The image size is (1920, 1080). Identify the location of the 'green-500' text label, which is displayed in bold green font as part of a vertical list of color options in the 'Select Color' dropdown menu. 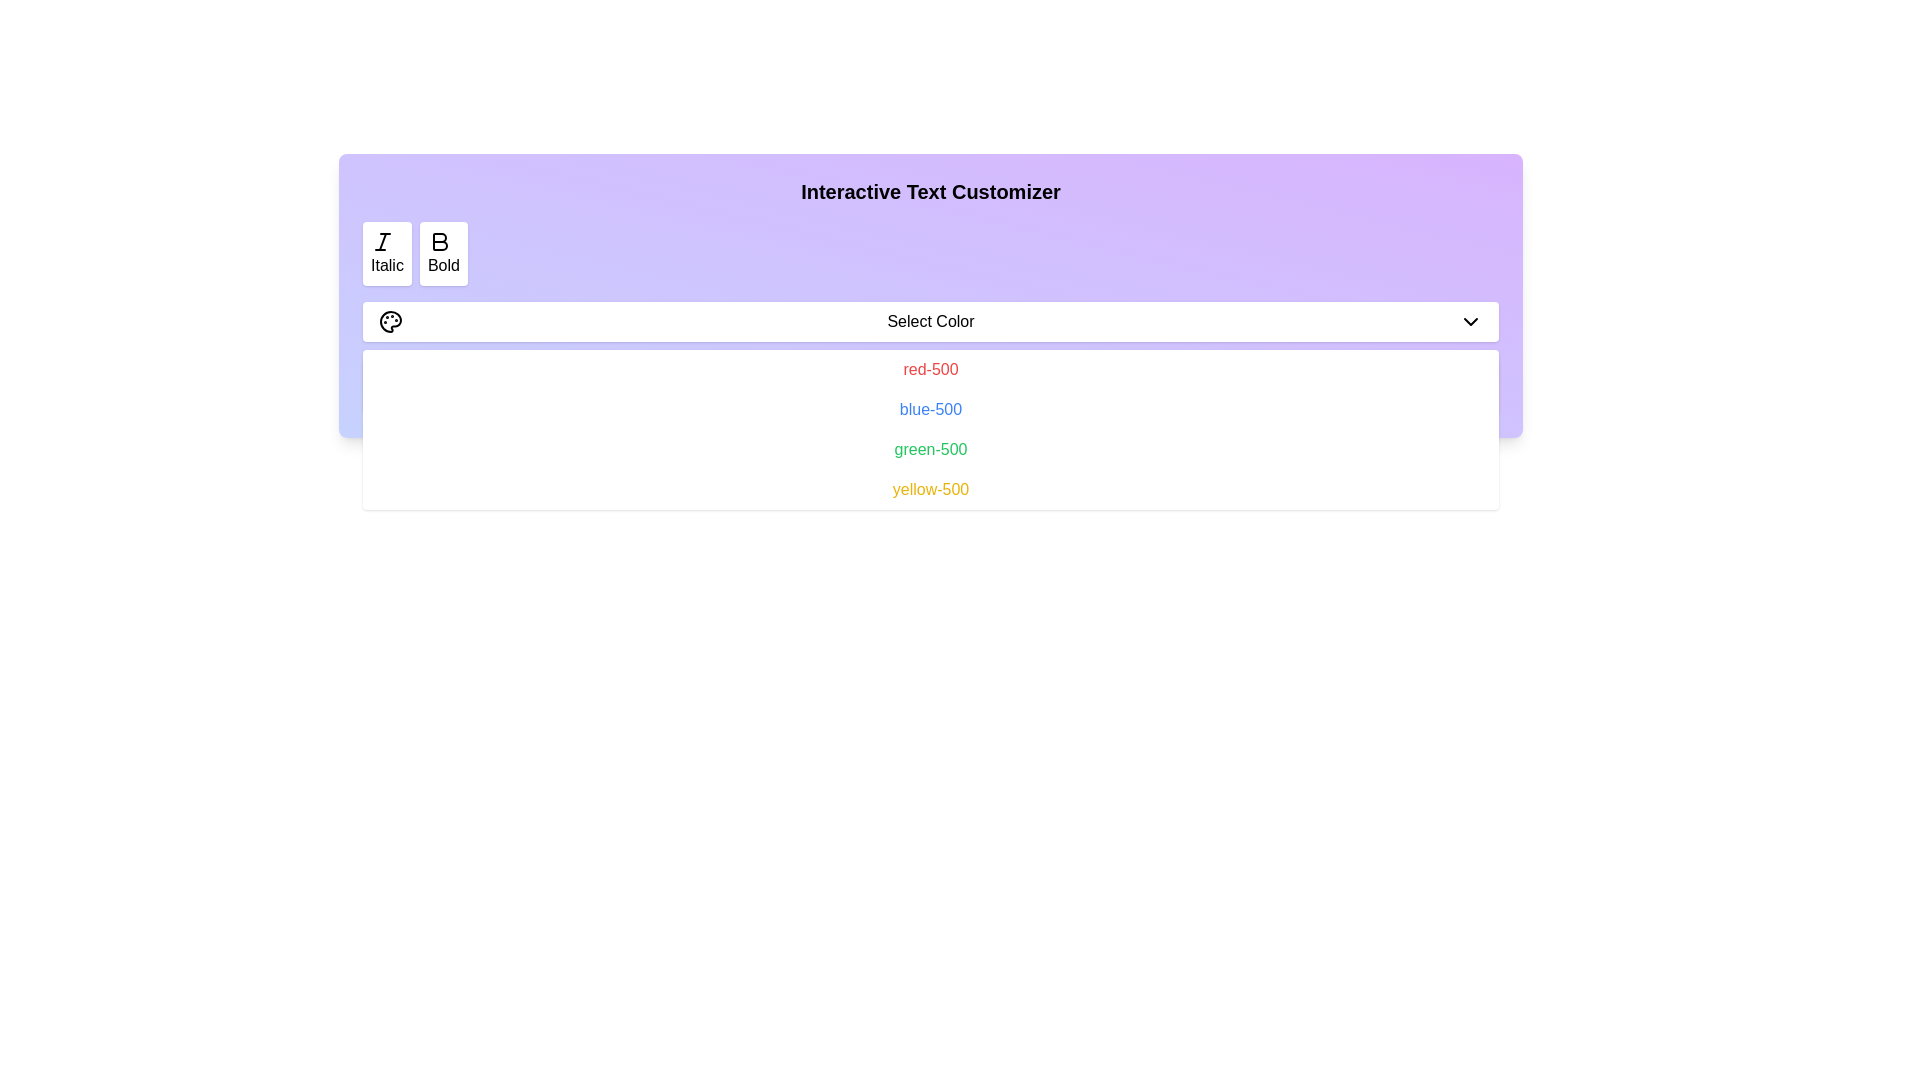
(930, 448).